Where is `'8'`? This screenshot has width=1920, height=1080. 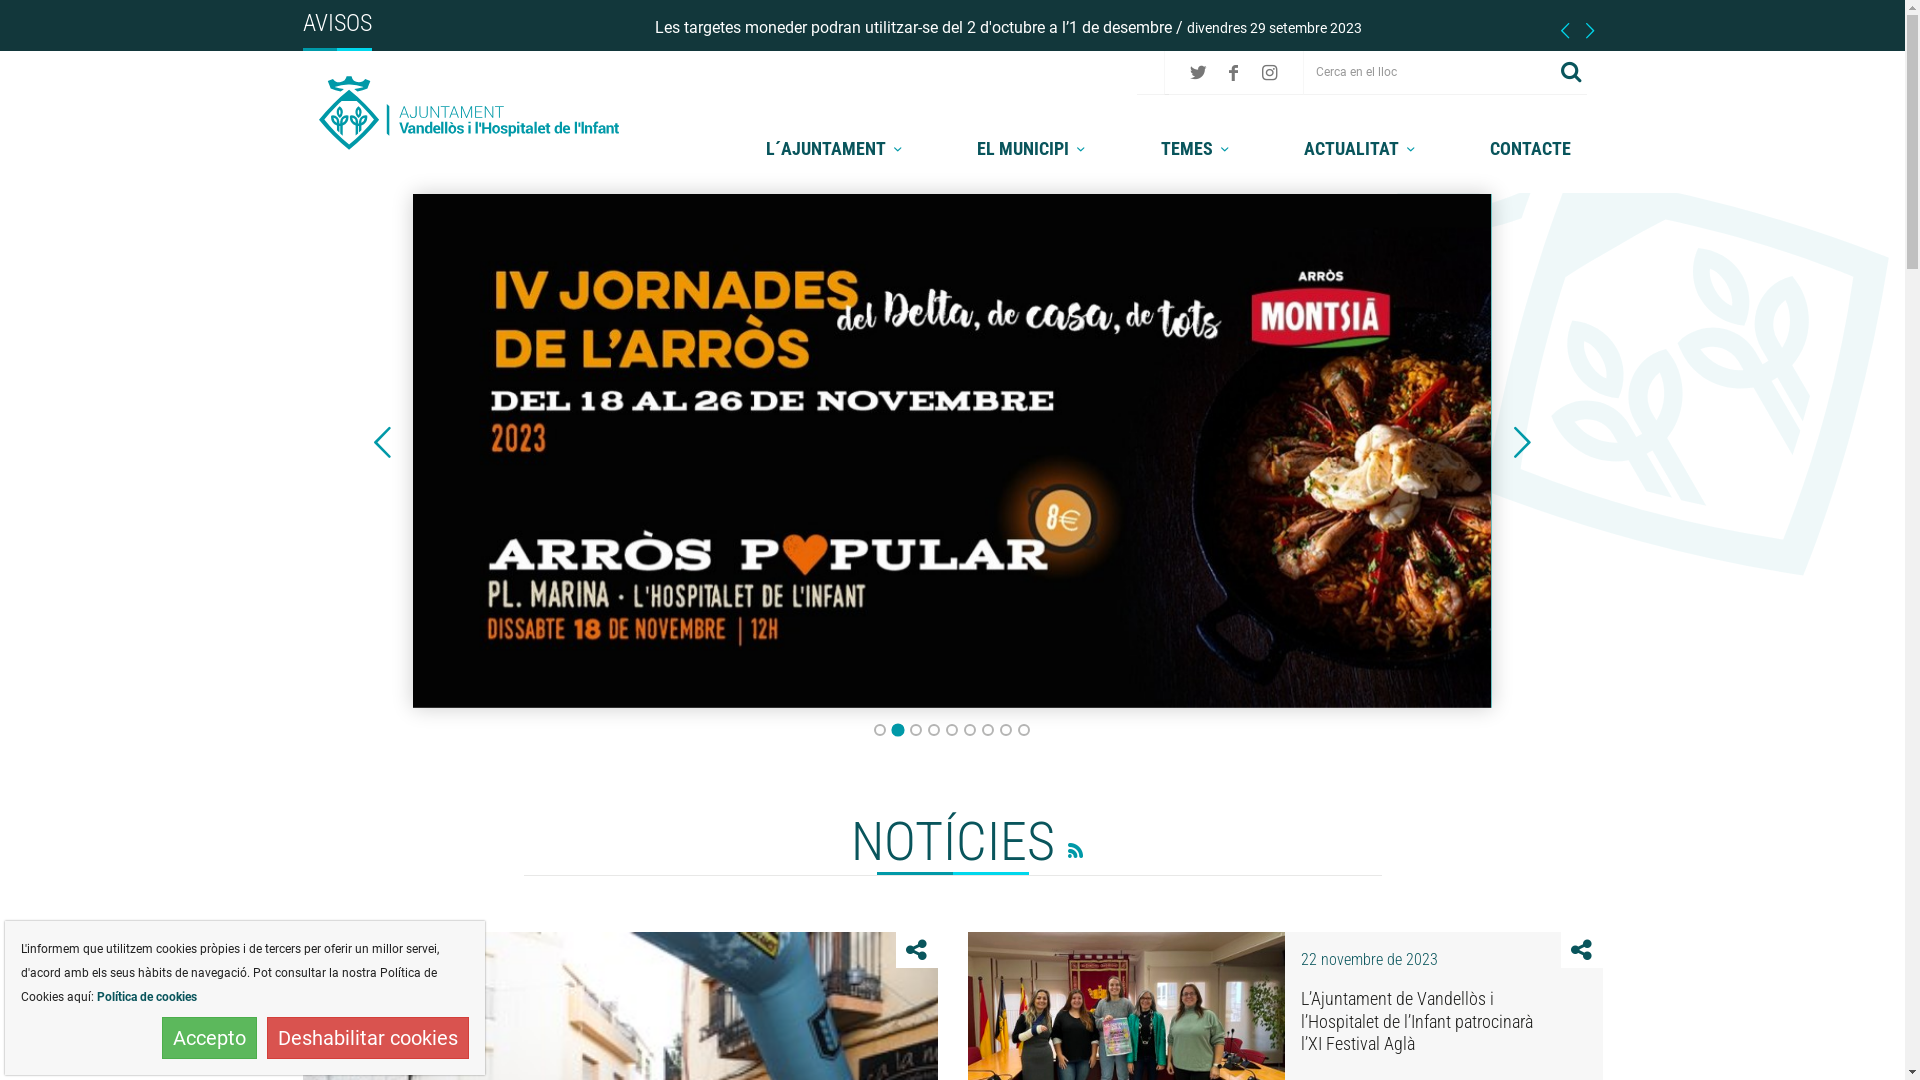
'8' is located at coordinates (999, 729).